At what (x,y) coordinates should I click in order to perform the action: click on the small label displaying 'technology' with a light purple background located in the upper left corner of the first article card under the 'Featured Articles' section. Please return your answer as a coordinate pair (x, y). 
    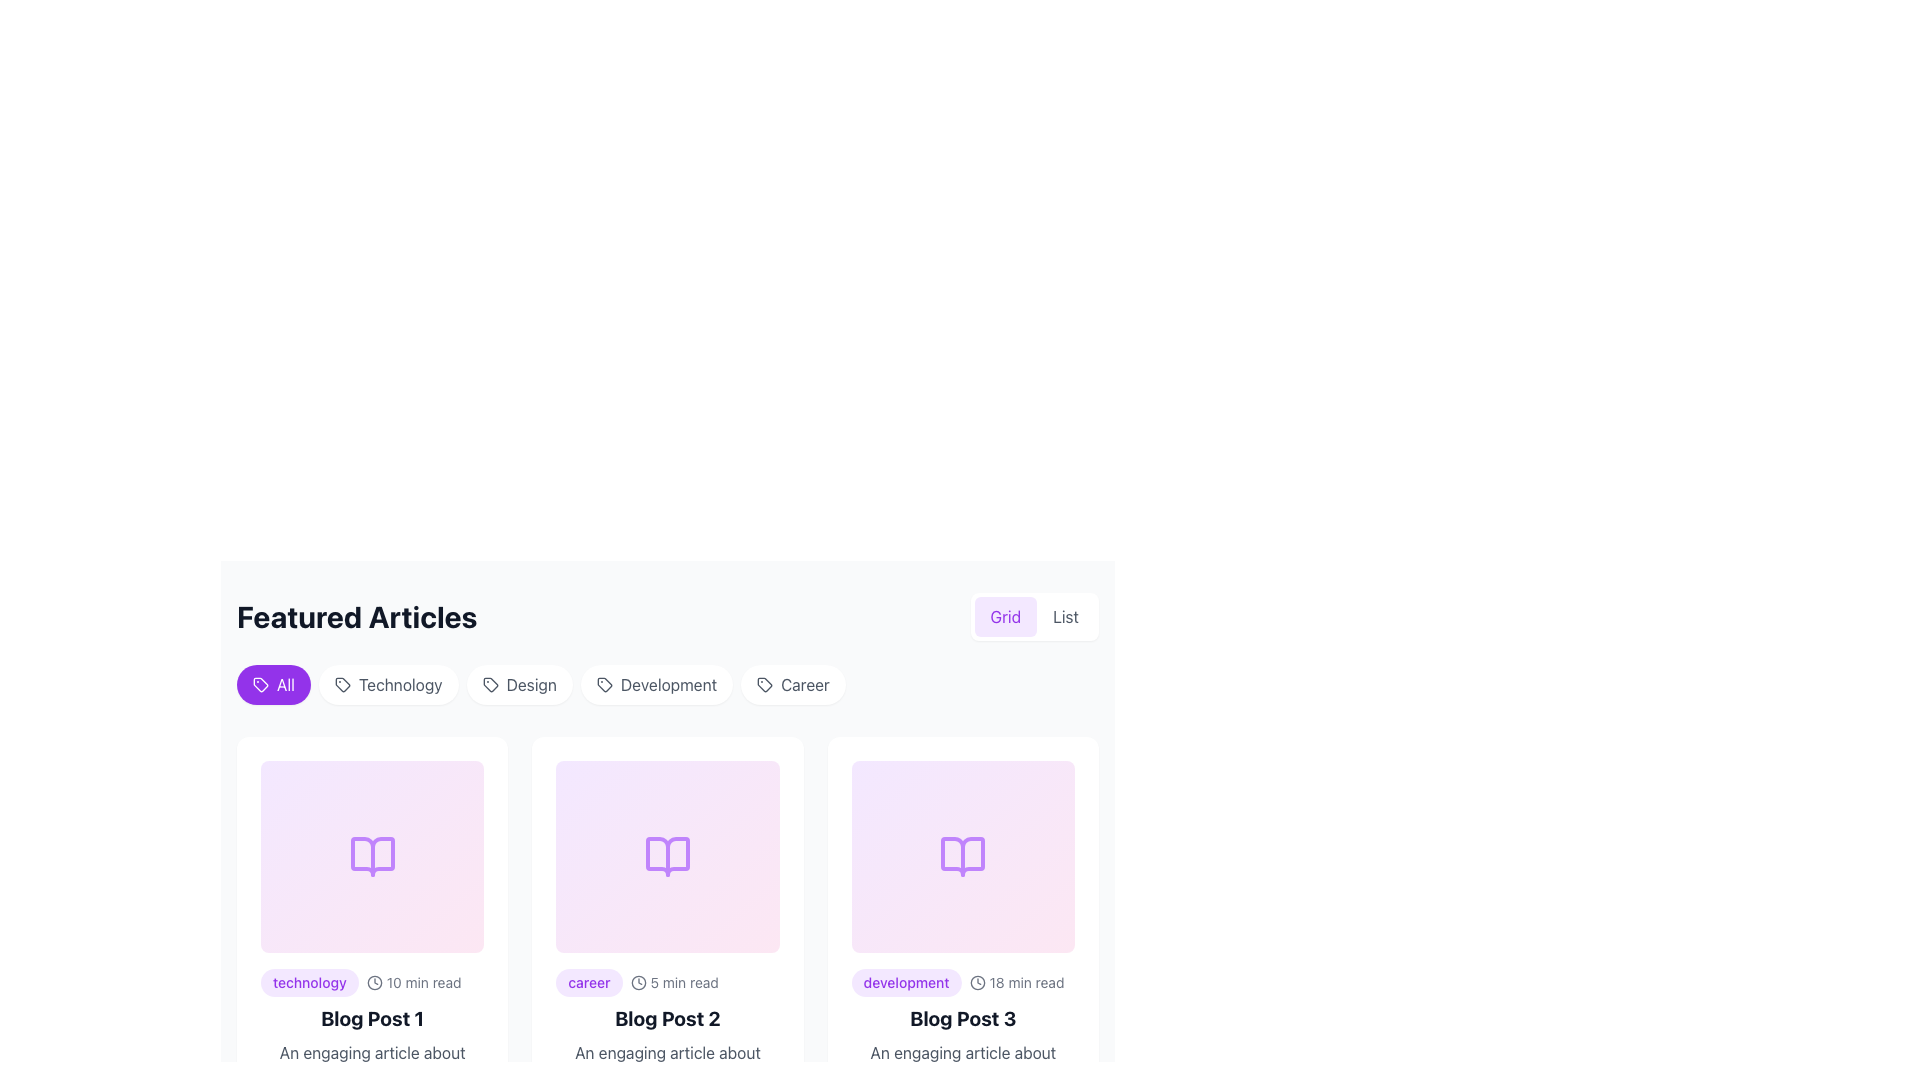
    Looking at the image, I should click on (308, 982).